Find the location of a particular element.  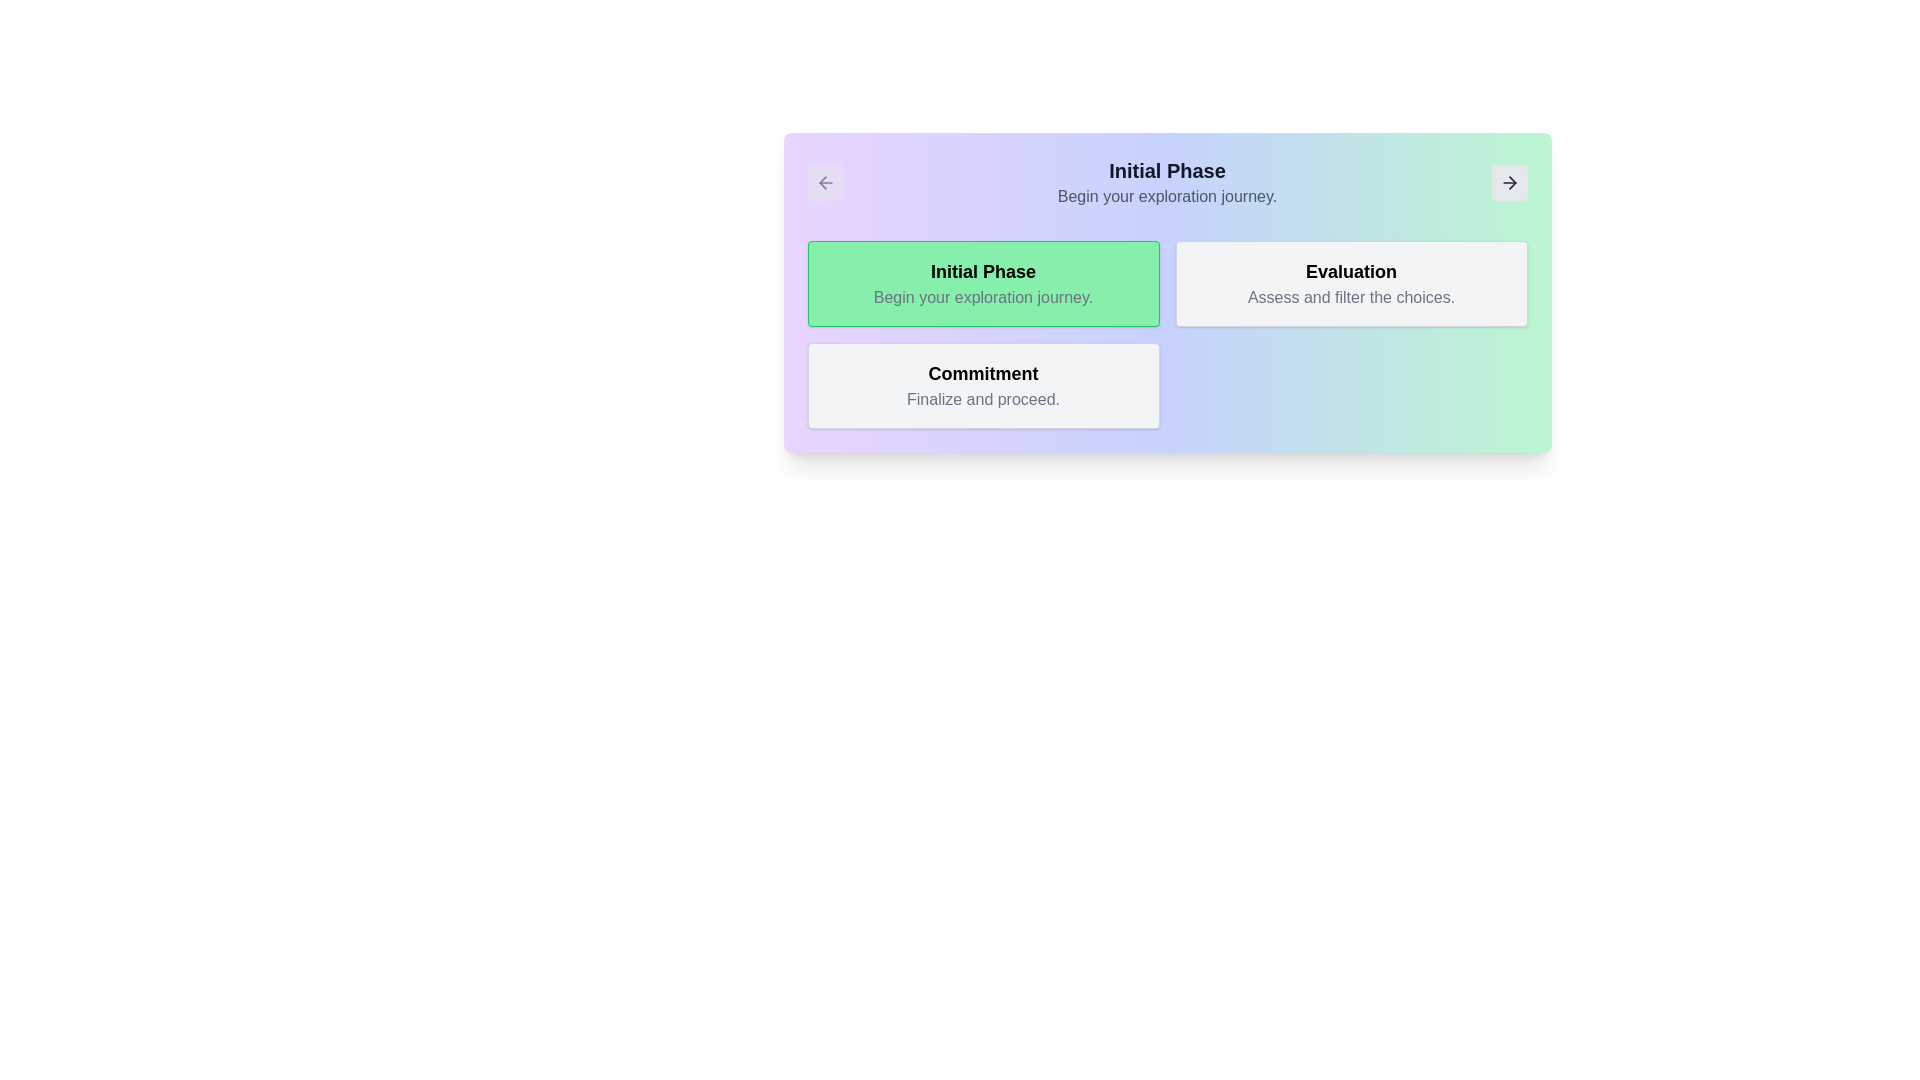

the text 'Initial Phase' which is displayed in a bold, prominent sans-serif font within a green background box with rounded corners is located at coordinates (983, 272).